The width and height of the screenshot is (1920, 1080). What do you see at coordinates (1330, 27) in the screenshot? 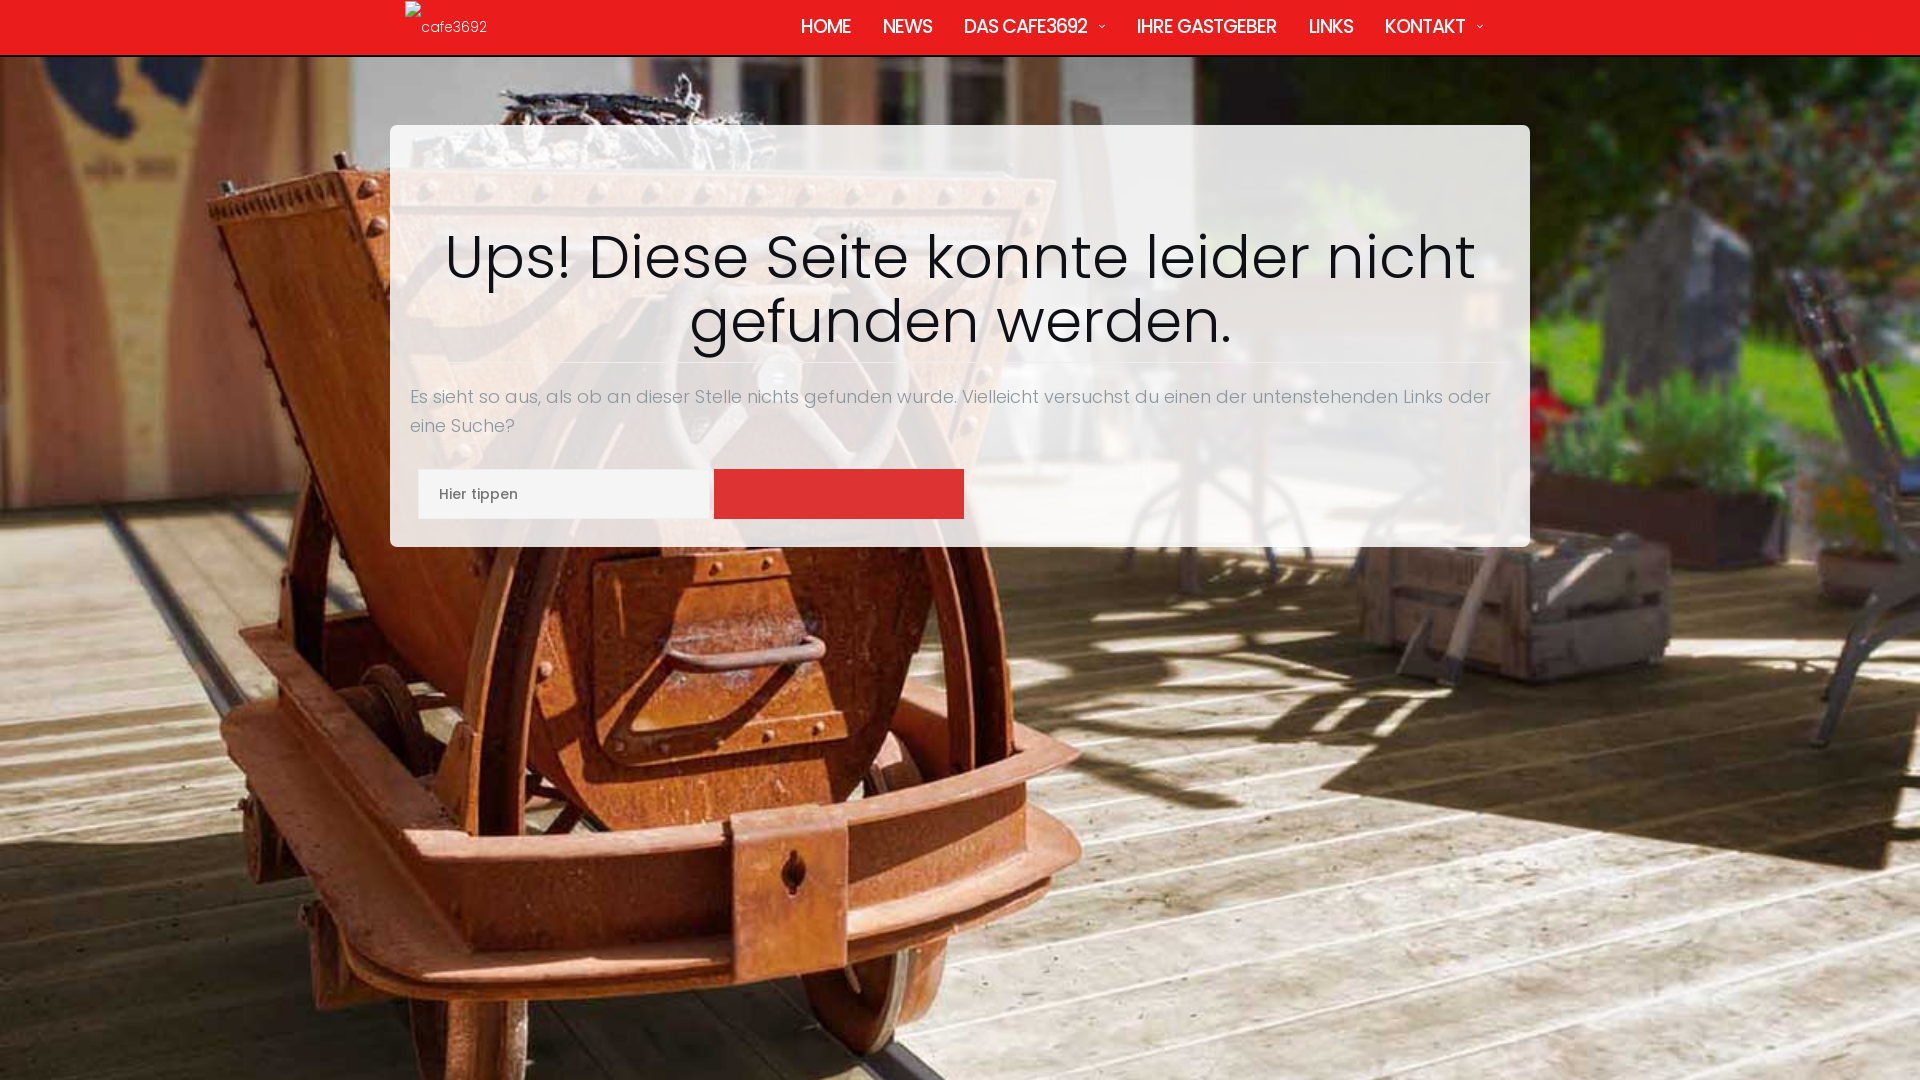
I see `'LINKS'` at bounding box center [1330, 27].